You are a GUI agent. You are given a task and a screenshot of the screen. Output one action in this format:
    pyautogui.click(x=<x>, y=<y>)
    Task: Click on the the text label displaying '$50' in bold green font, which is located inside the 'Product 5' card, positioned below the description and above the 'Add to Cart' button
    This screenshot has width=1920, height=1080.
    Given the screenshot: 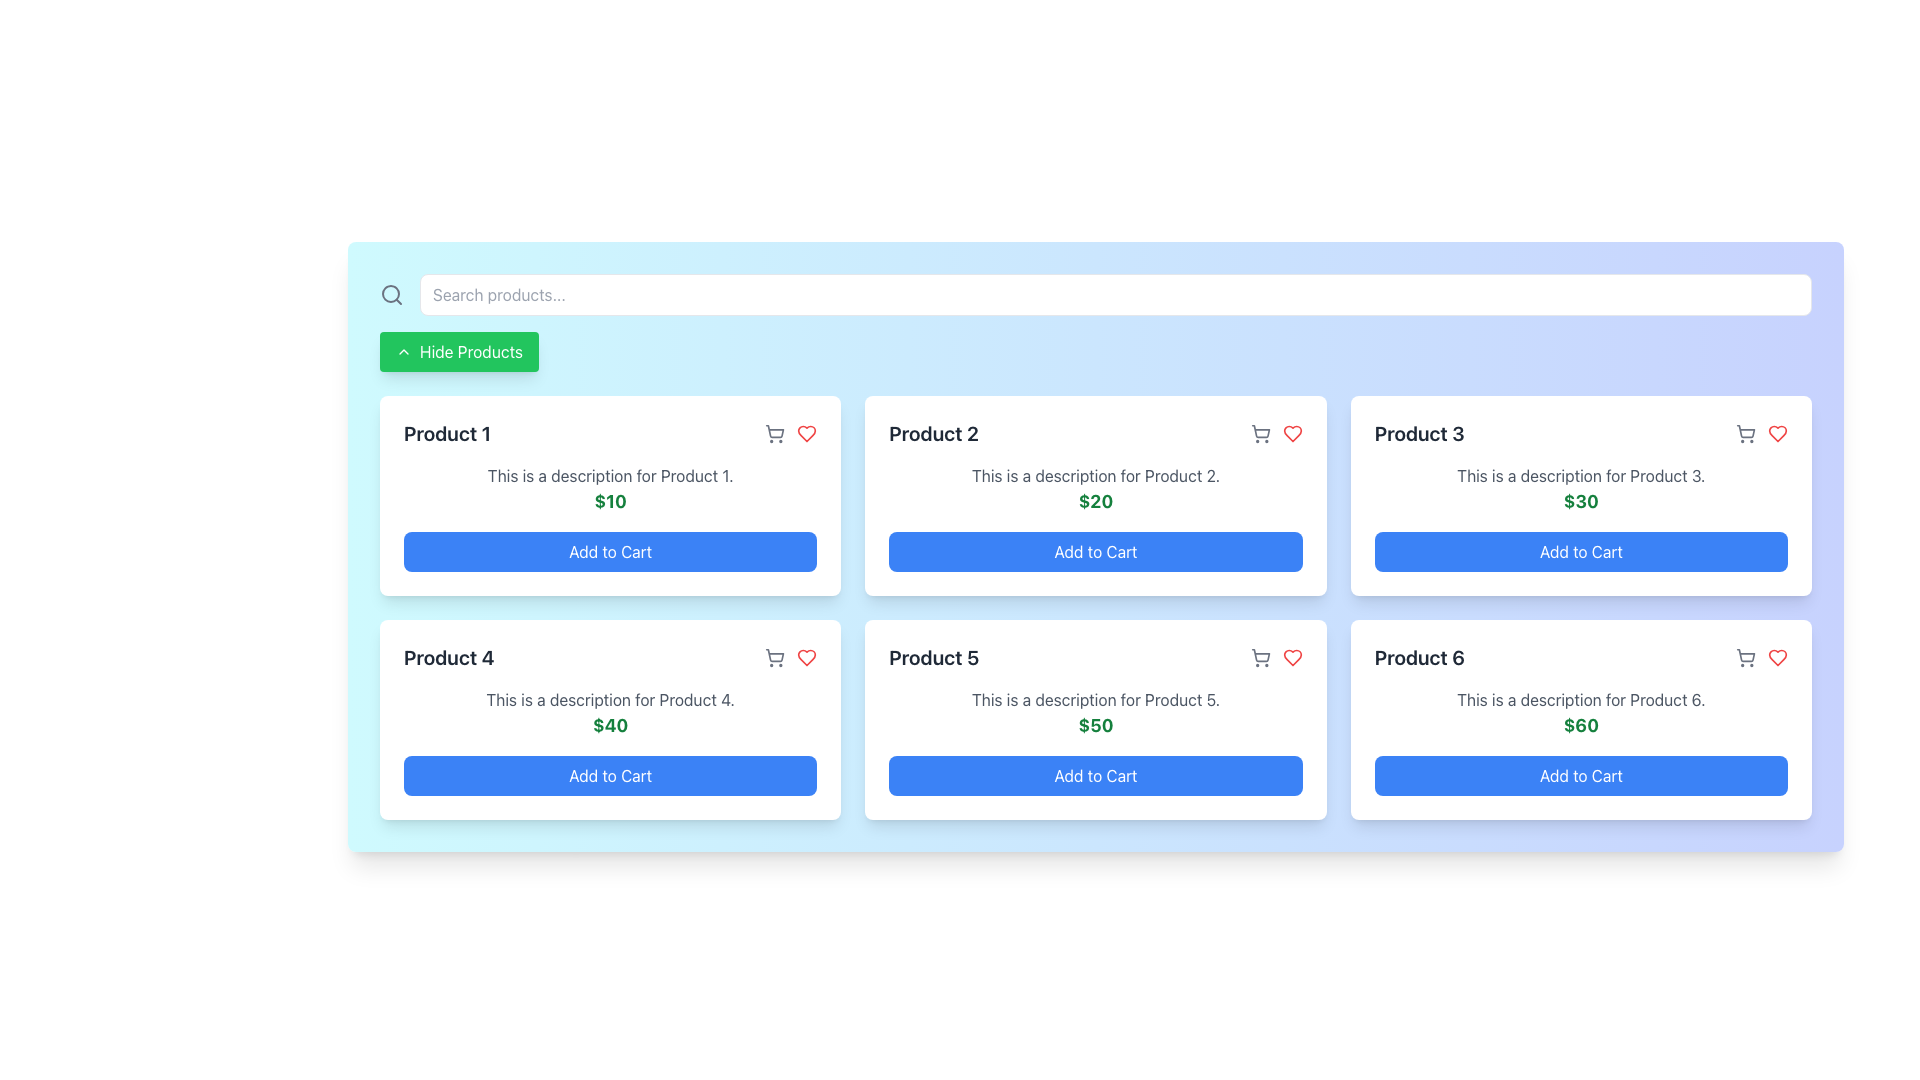 What is the action you would take?
    pyautogui.click(x=1094, y=725)
    